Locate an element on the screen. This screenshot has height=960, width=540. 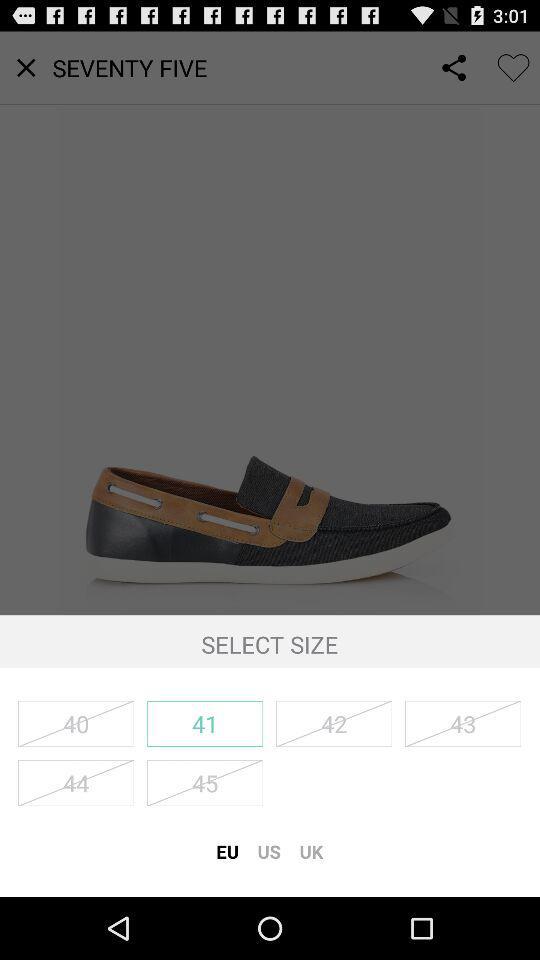
icon at the center is located at coordinates (270, 323).